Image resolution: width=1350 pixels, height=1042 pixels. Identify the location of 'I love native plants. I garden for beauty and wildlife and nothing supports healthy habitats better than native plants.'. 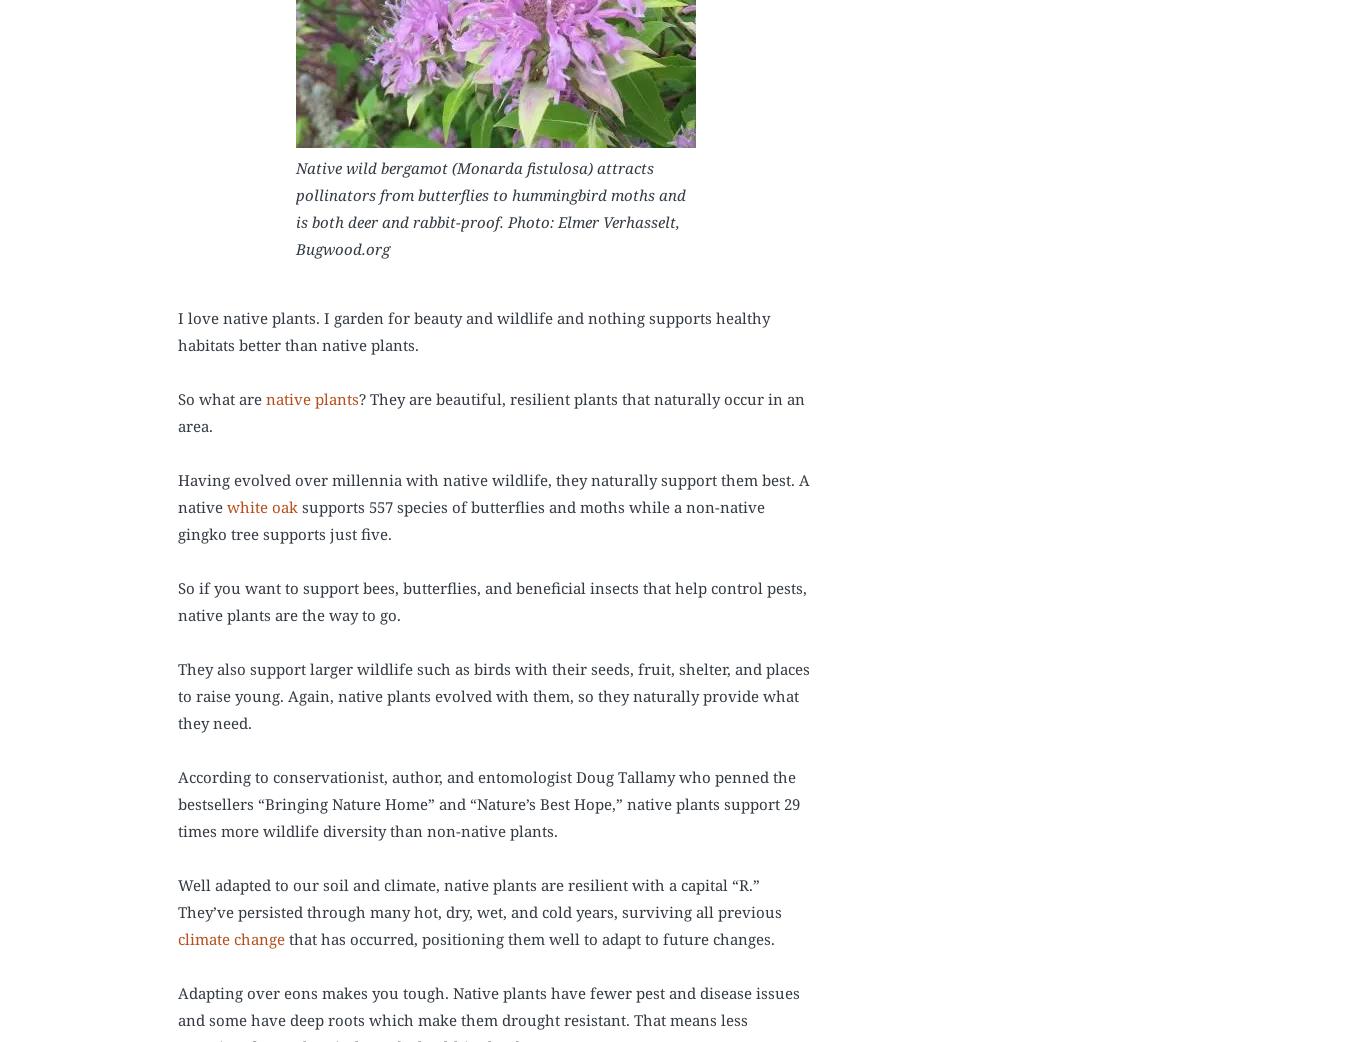
(472, 331).